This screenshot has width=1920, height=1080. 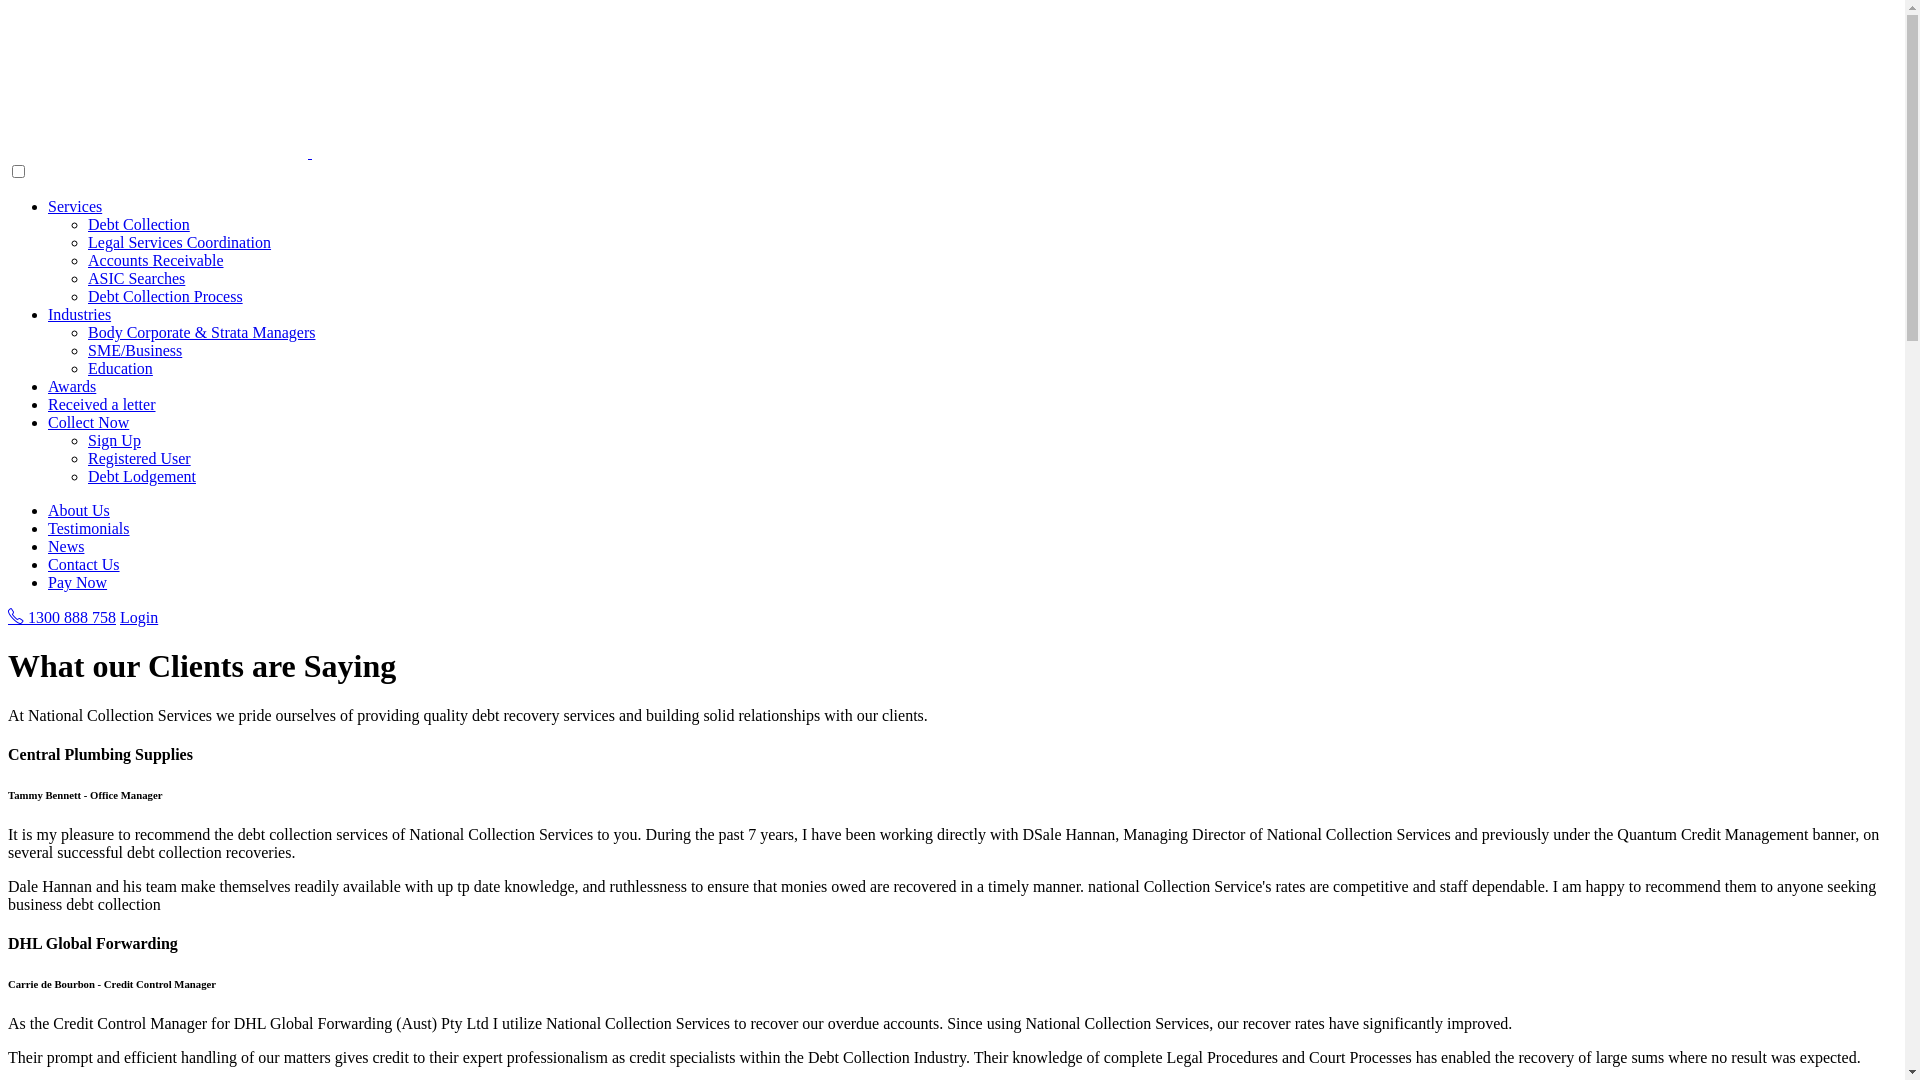 What do you see at coordinates (79, 314) in the screenshot?
I see `'Industries'` at bounding box center [79, 314].